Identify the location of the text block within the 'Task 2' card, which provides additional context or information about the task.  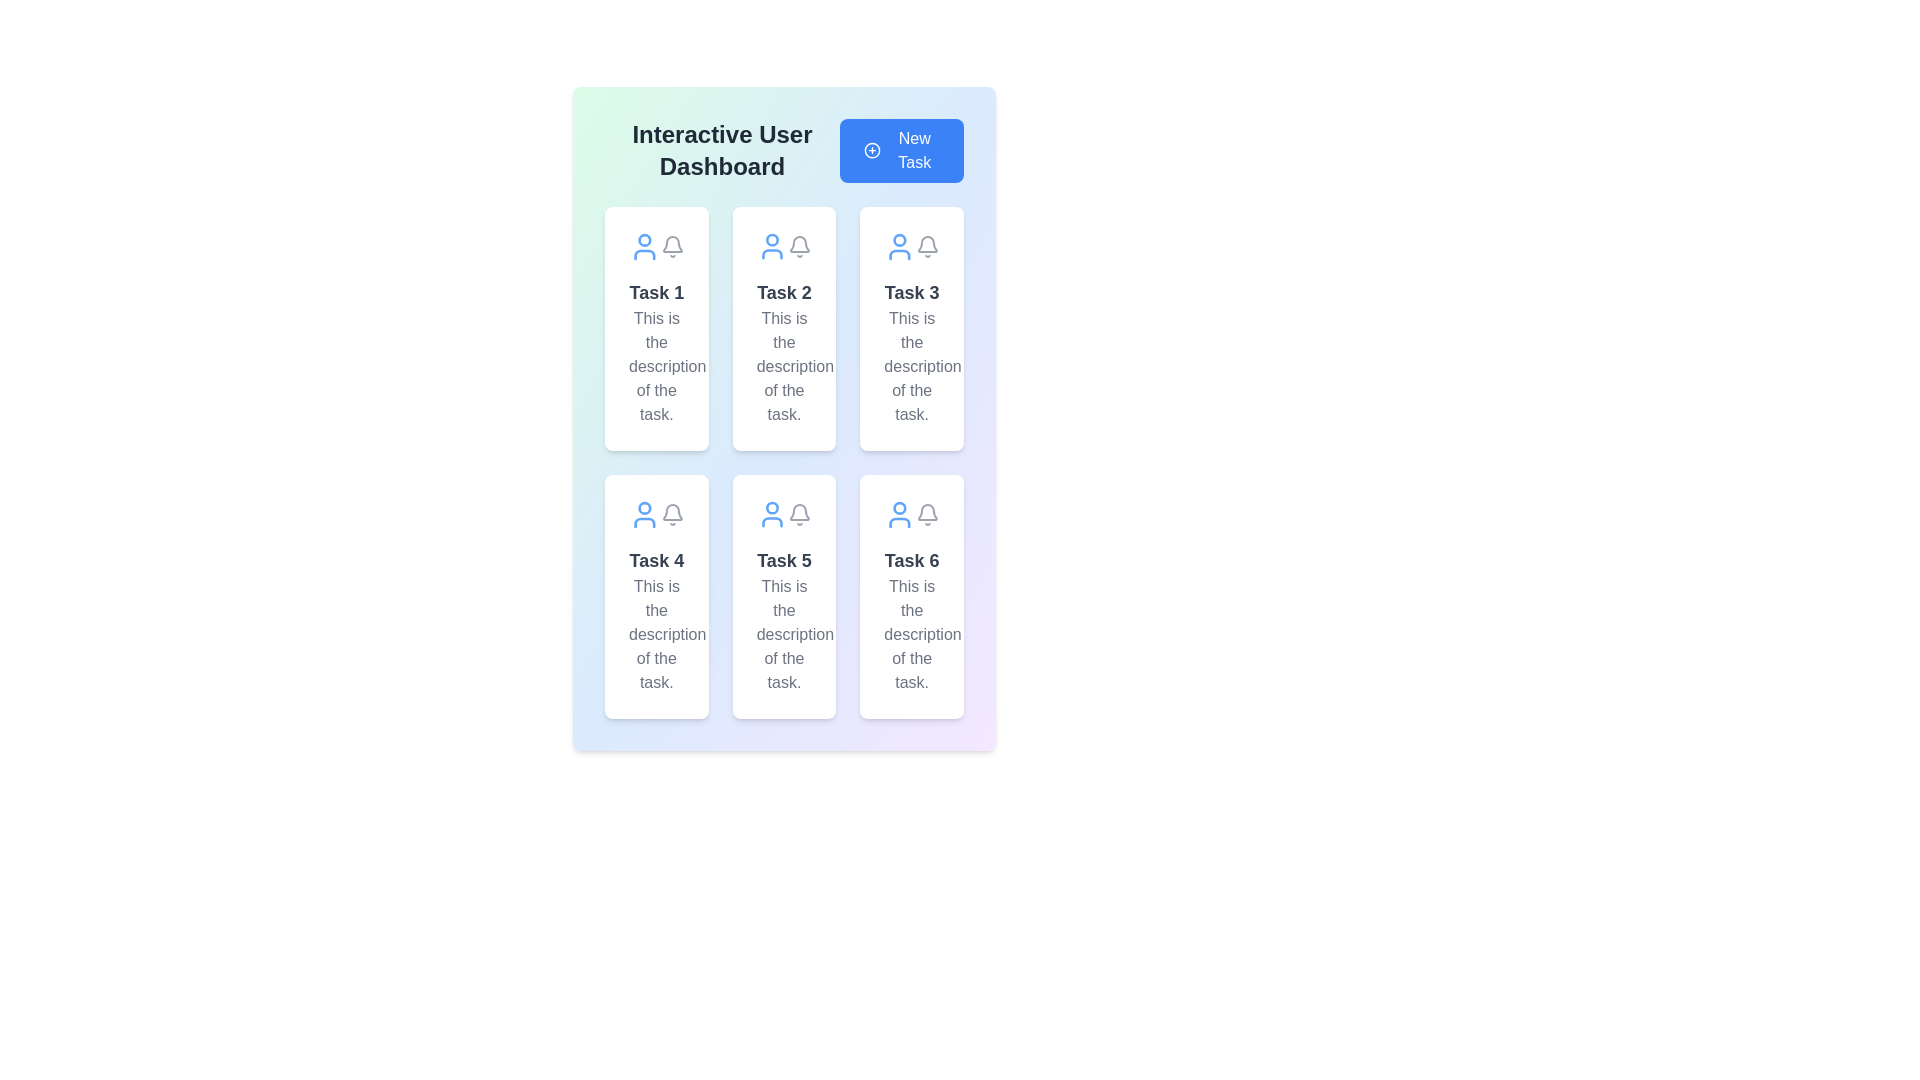
(783, 366).